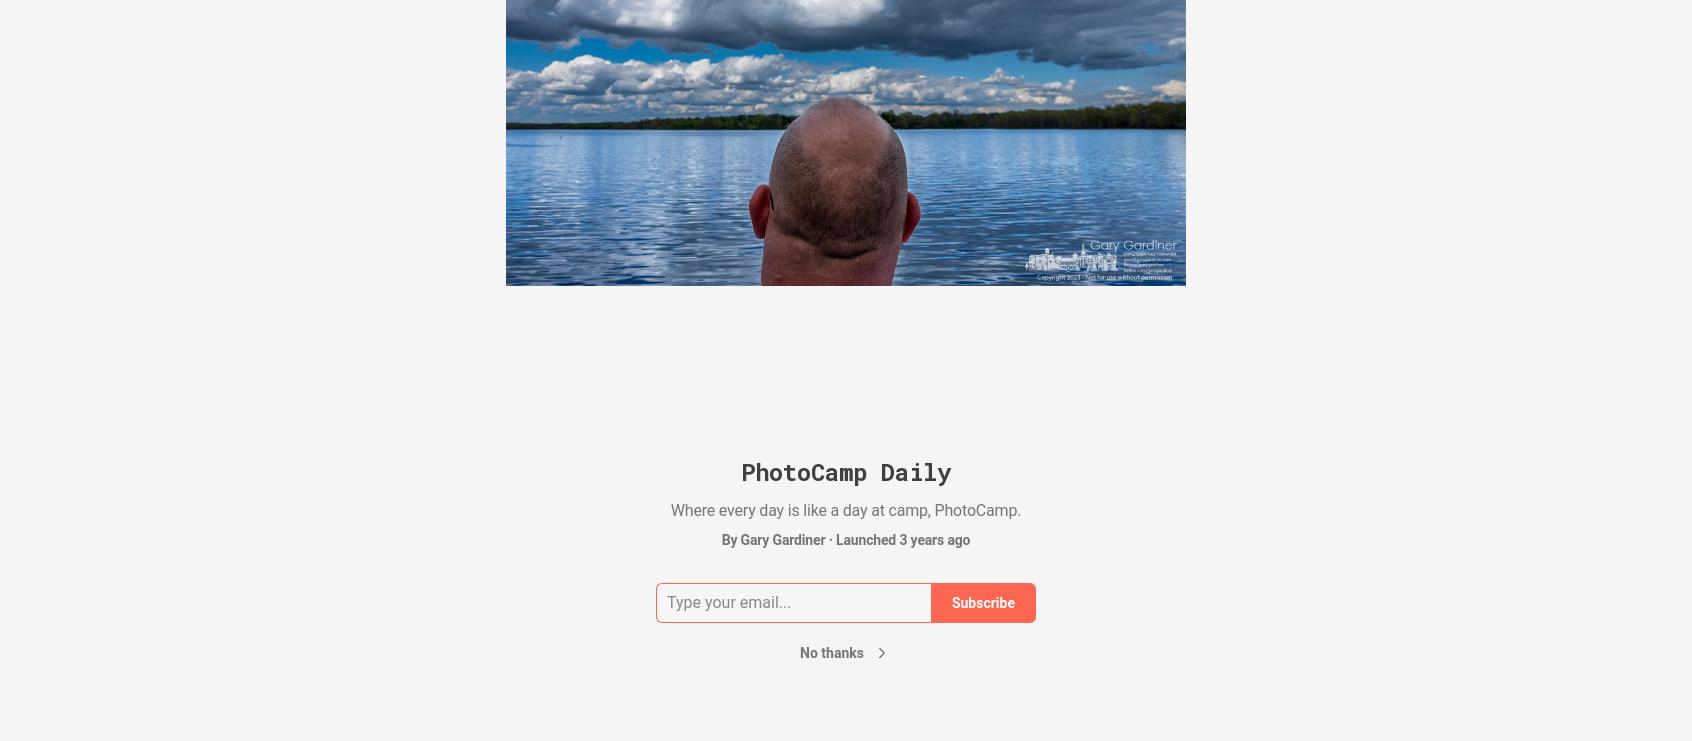  I want to click on 'Spent so much time thinking about the time that time got away from me. That fitness monitor on my wrist that tells time is significant in the way it…', so click(673, 498).